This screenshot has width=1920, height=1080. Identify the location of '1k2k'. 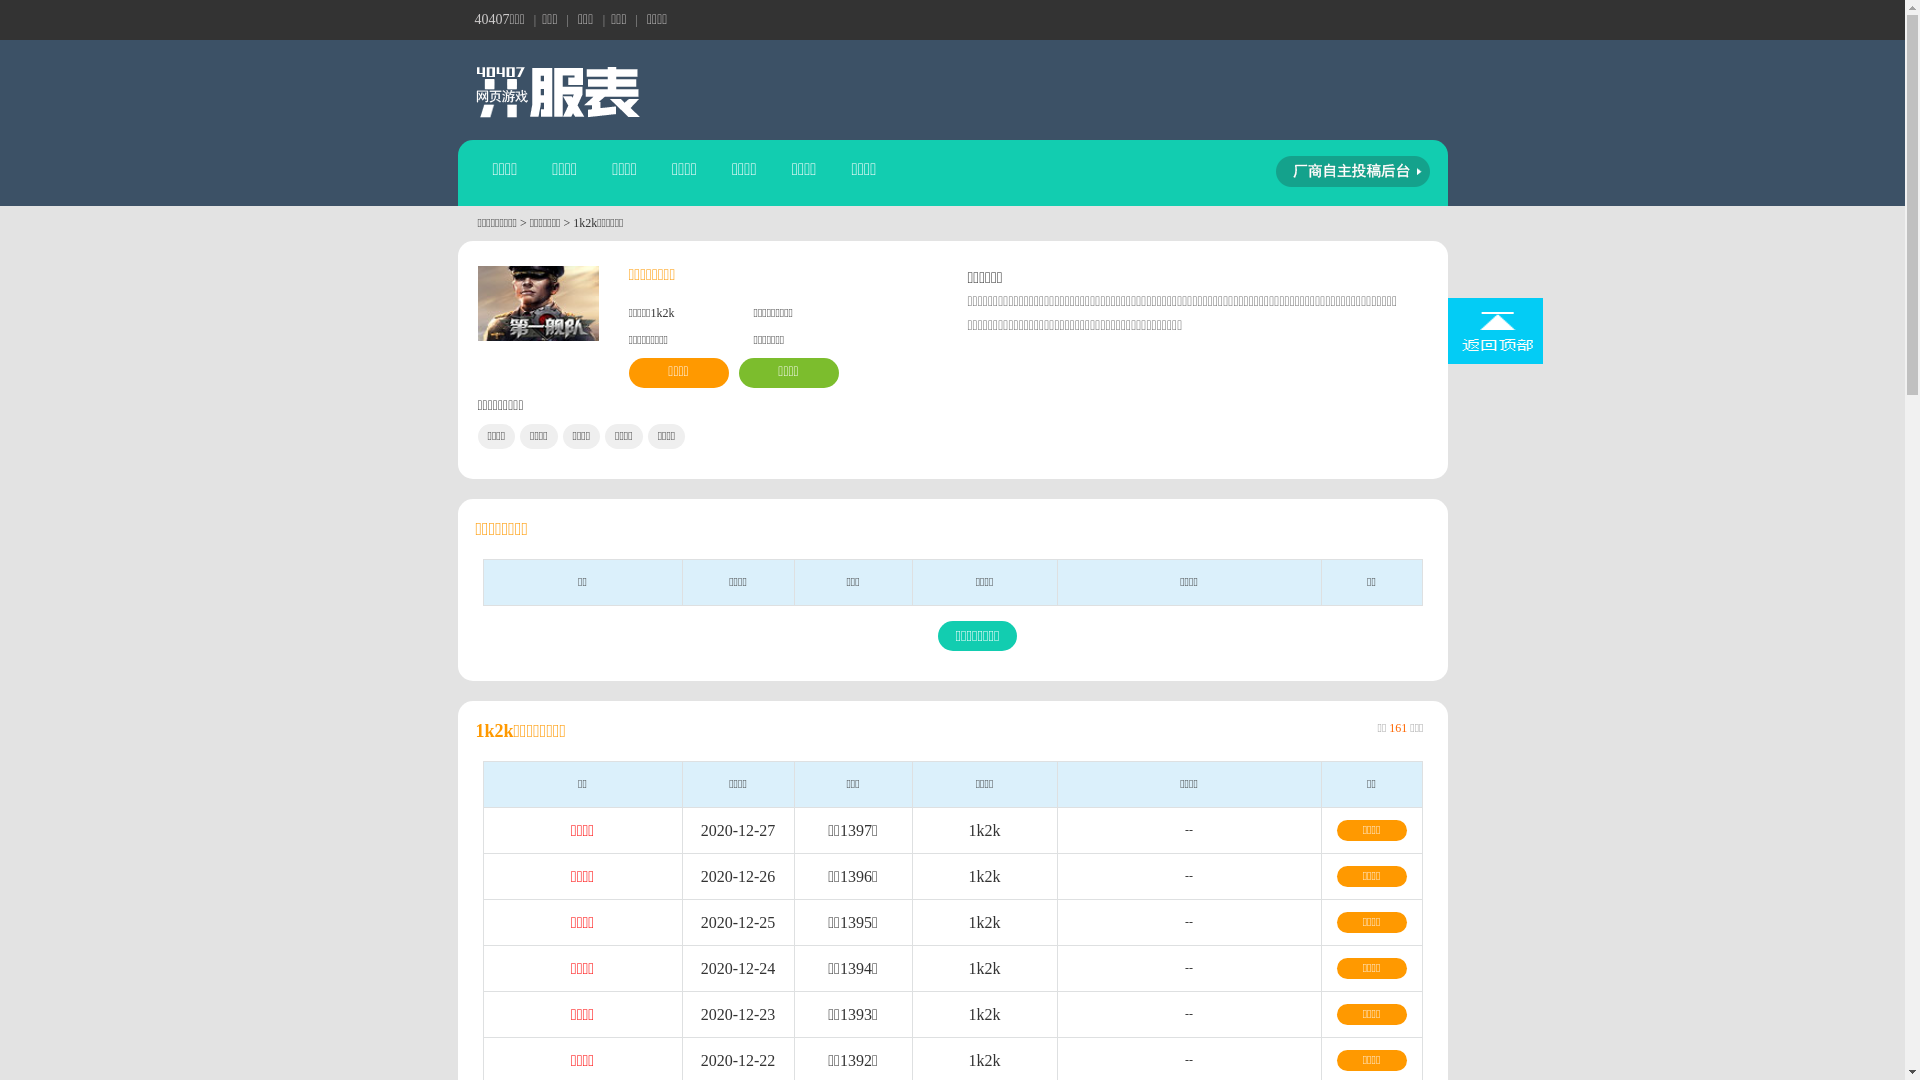
(983, 922).